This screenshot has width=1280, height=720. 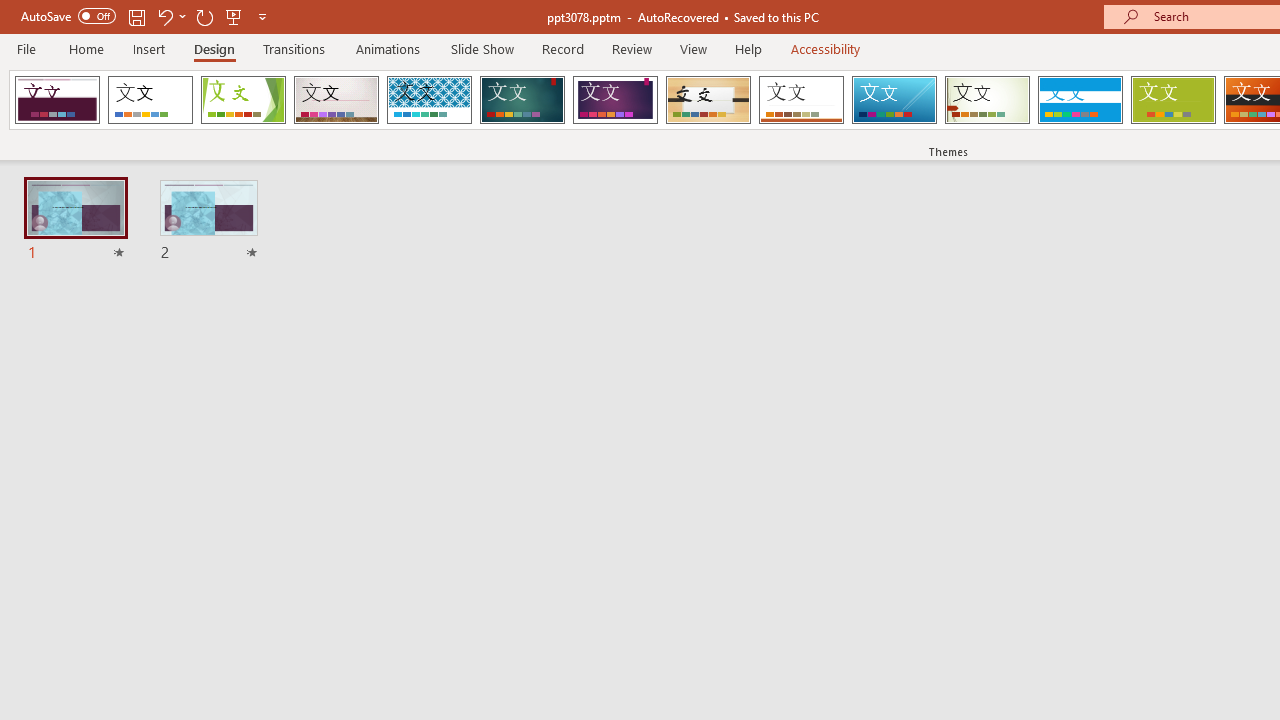 I want to click on 'Basis', so click(x=1173, y=100).